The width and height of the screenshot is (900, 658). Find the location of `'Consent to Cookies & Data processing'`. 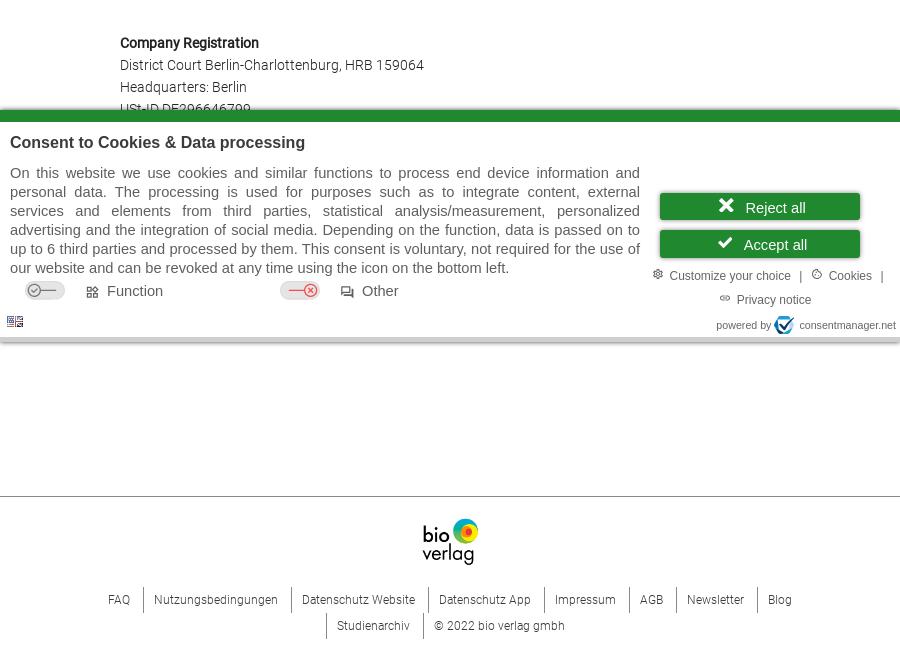

'Consent to Cookies & Data processing' is located at coordinates (157, 141).